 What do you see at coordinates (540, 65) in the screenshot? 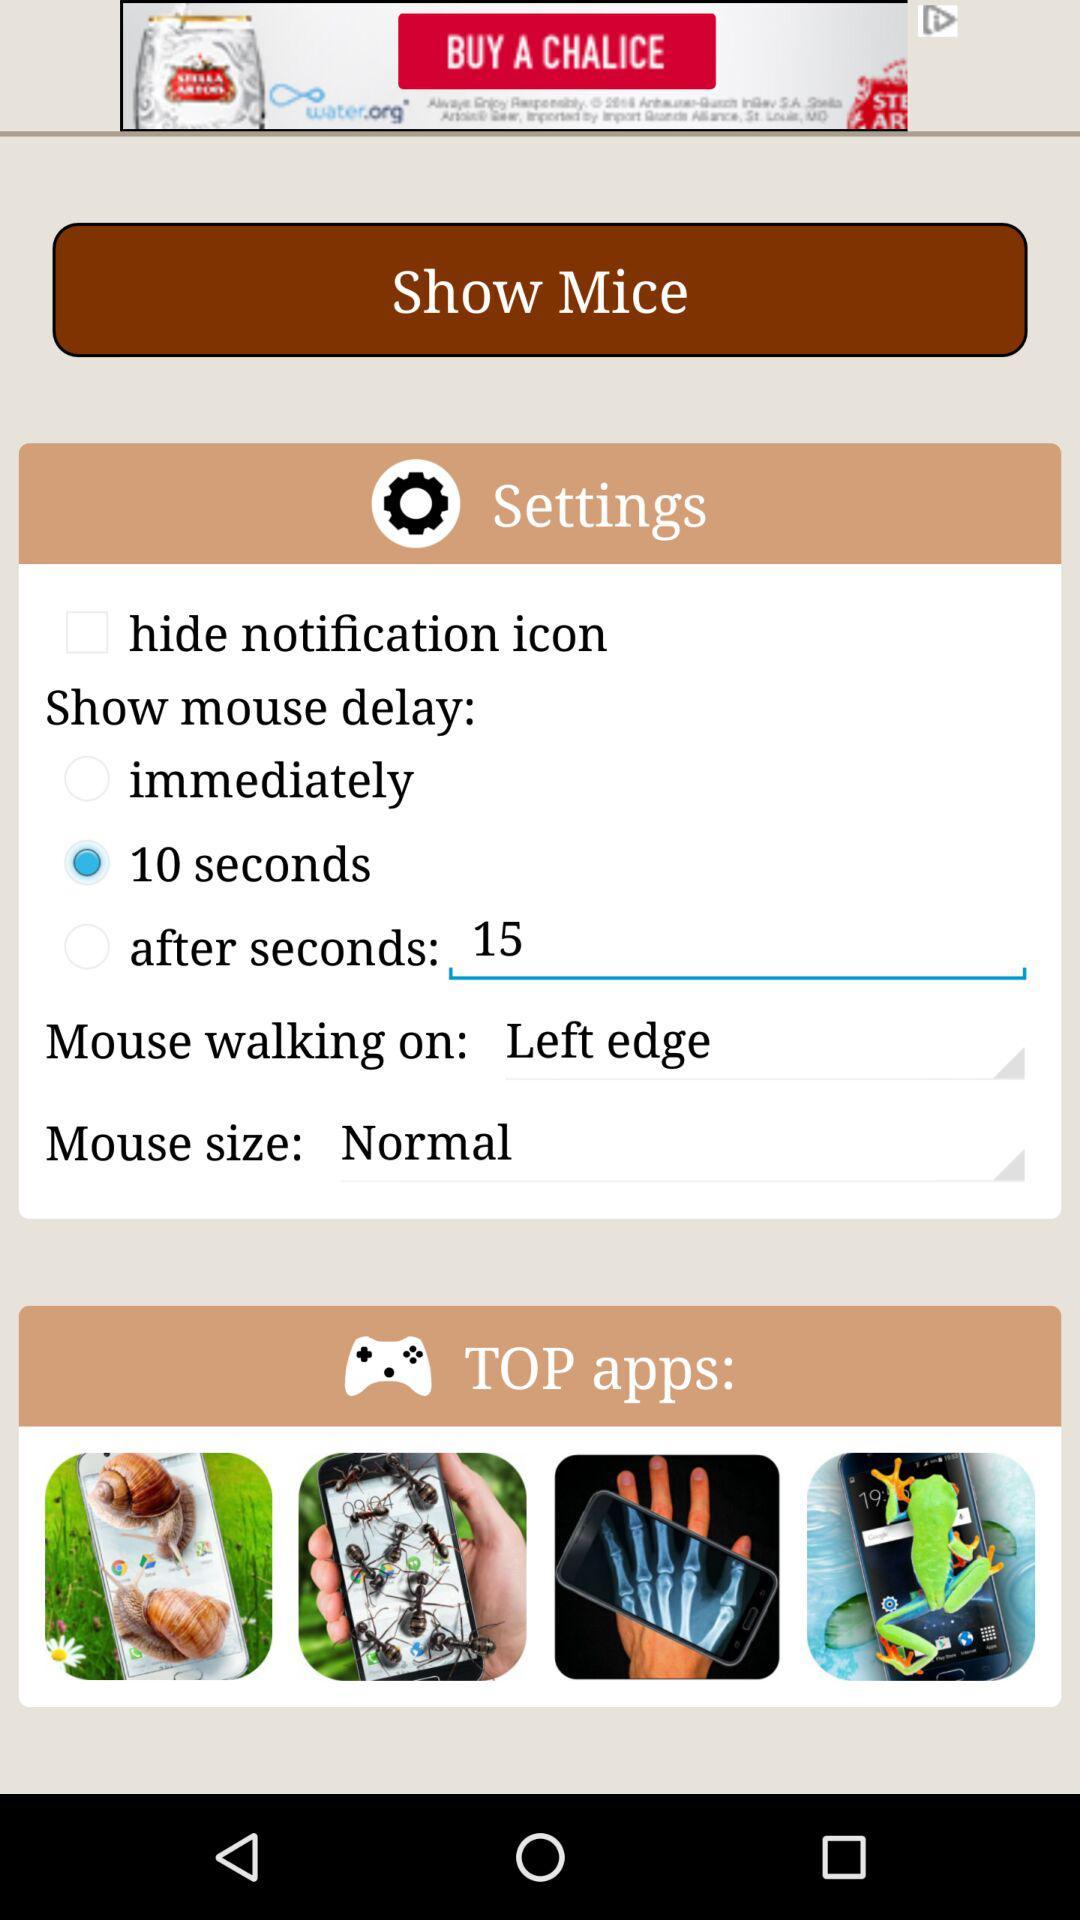
I see `the advertised site` at bounding box center [540, 65].